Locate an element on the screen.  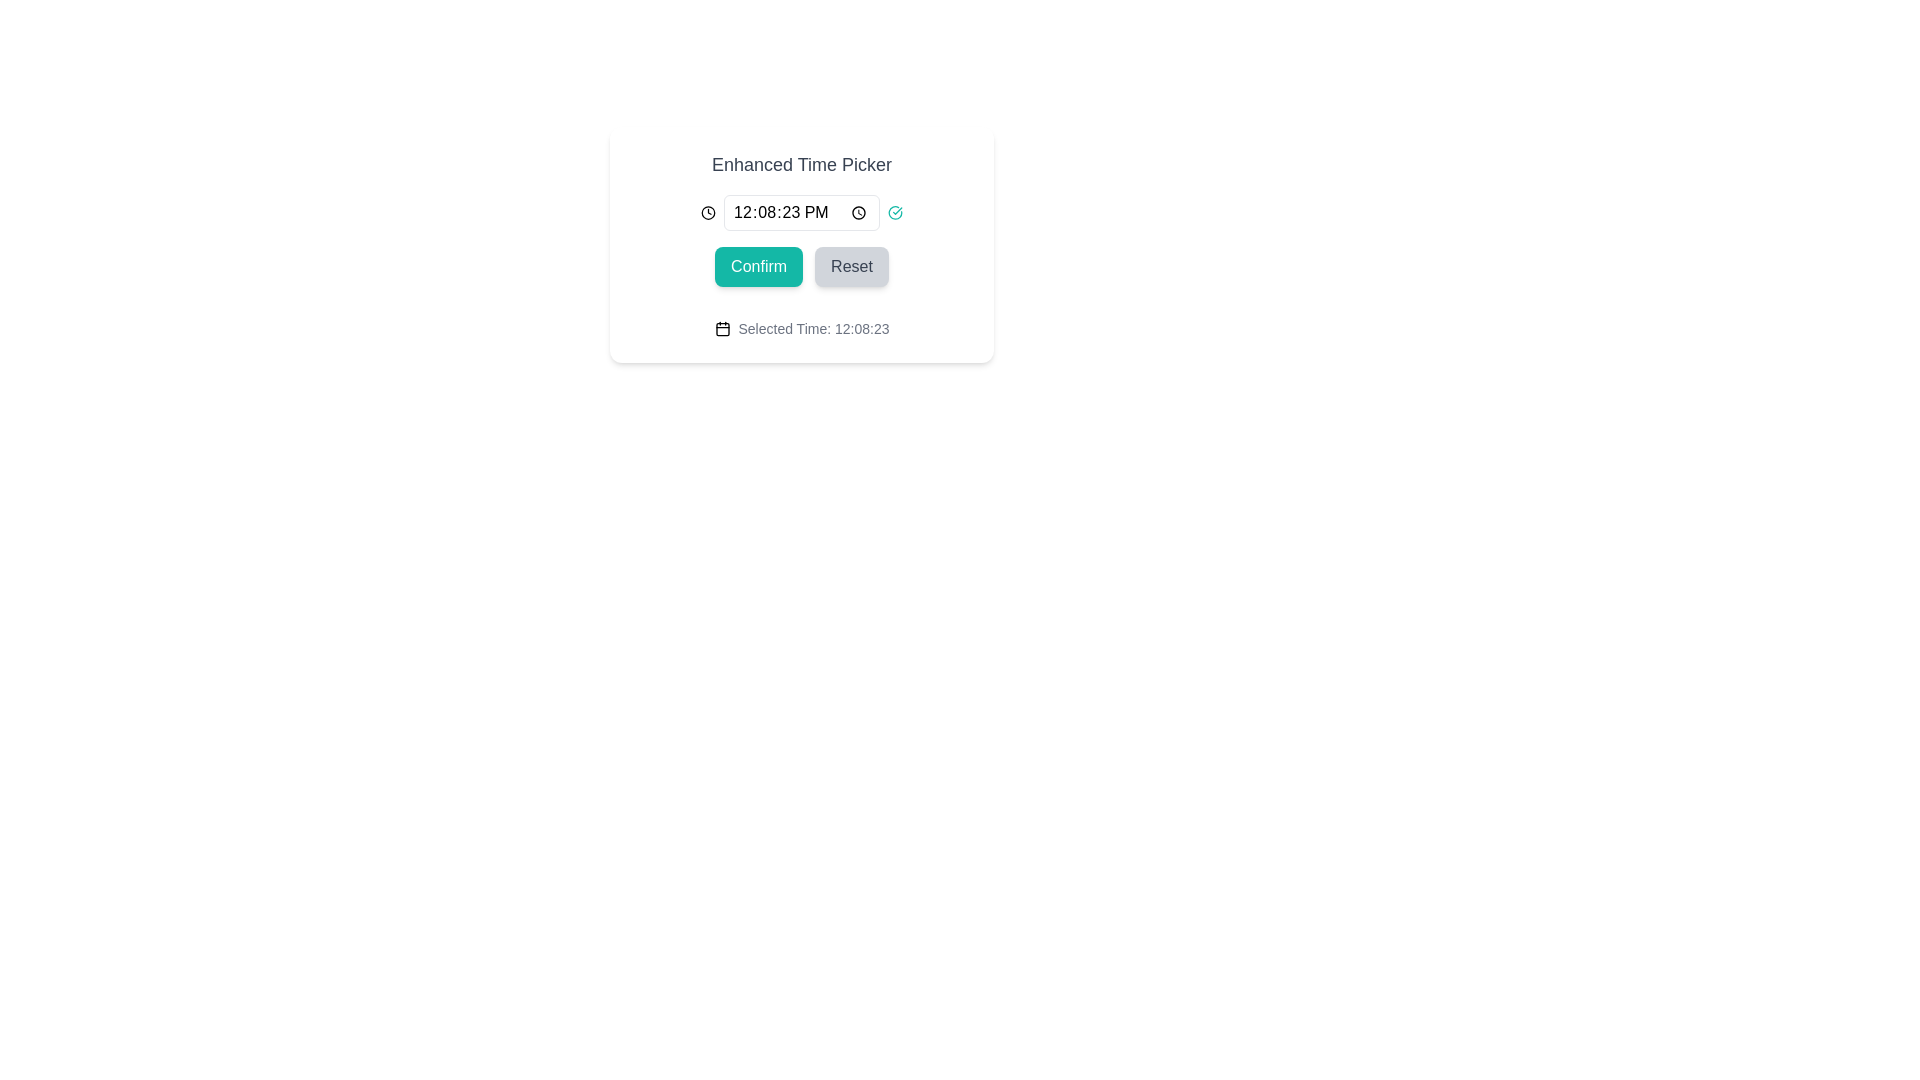
the circular teal check icon located at the far right of the row that contains the time display is located at coordinates (894, 212).